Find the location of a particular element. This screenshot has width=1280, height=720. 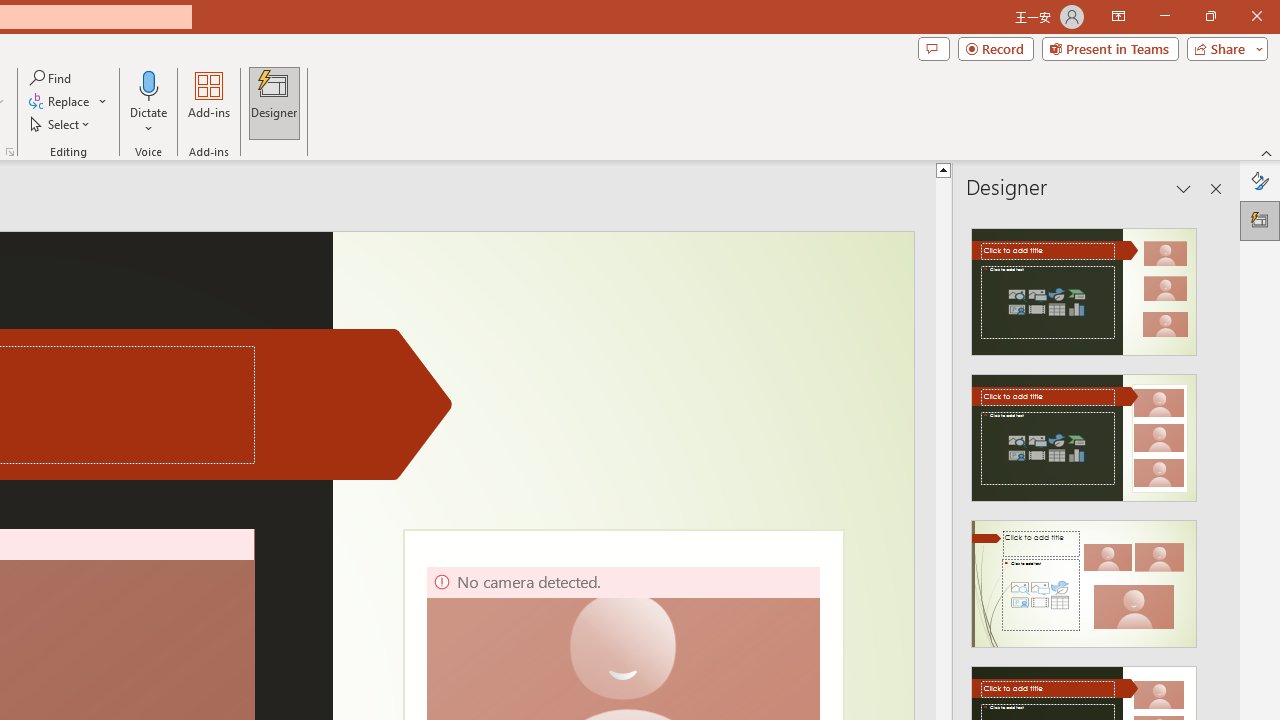

'Format Object...' is located at coordinates (10, 150).